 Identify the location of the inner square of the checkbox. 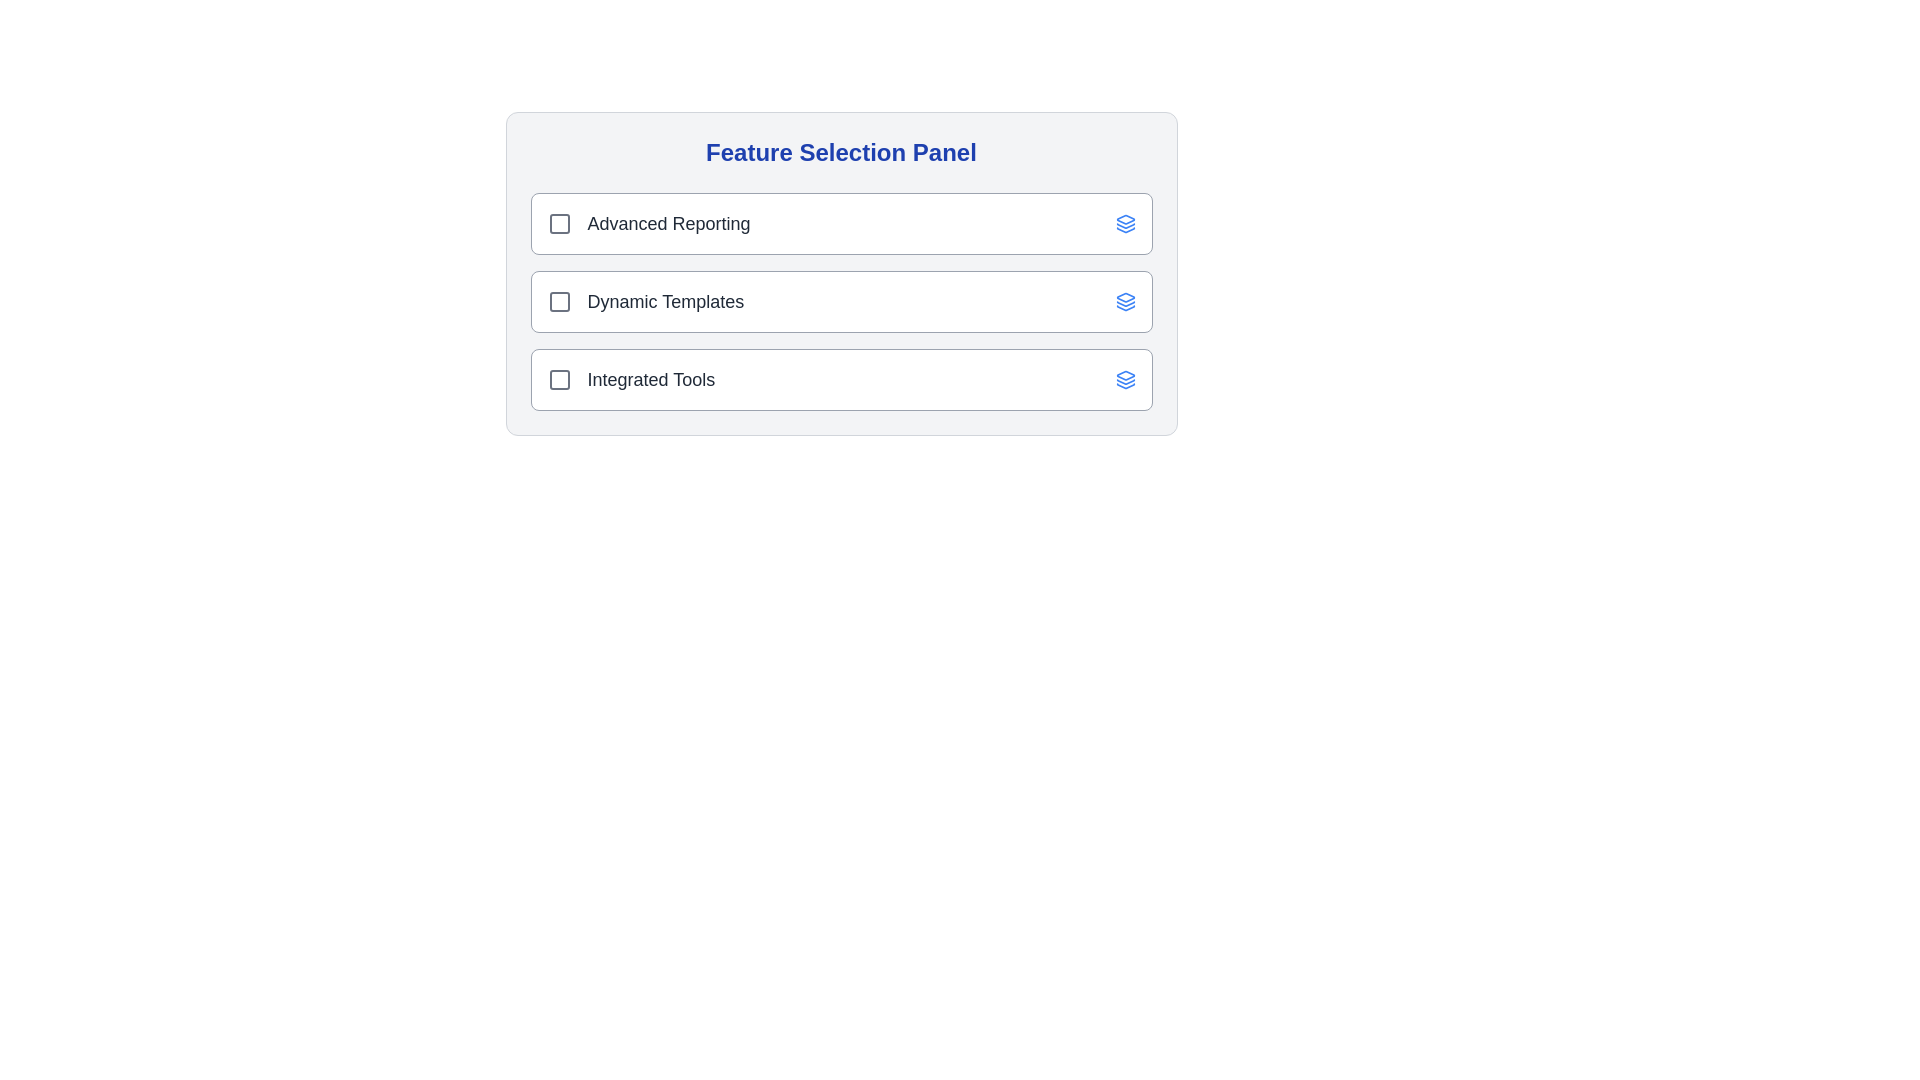
(559, 380).